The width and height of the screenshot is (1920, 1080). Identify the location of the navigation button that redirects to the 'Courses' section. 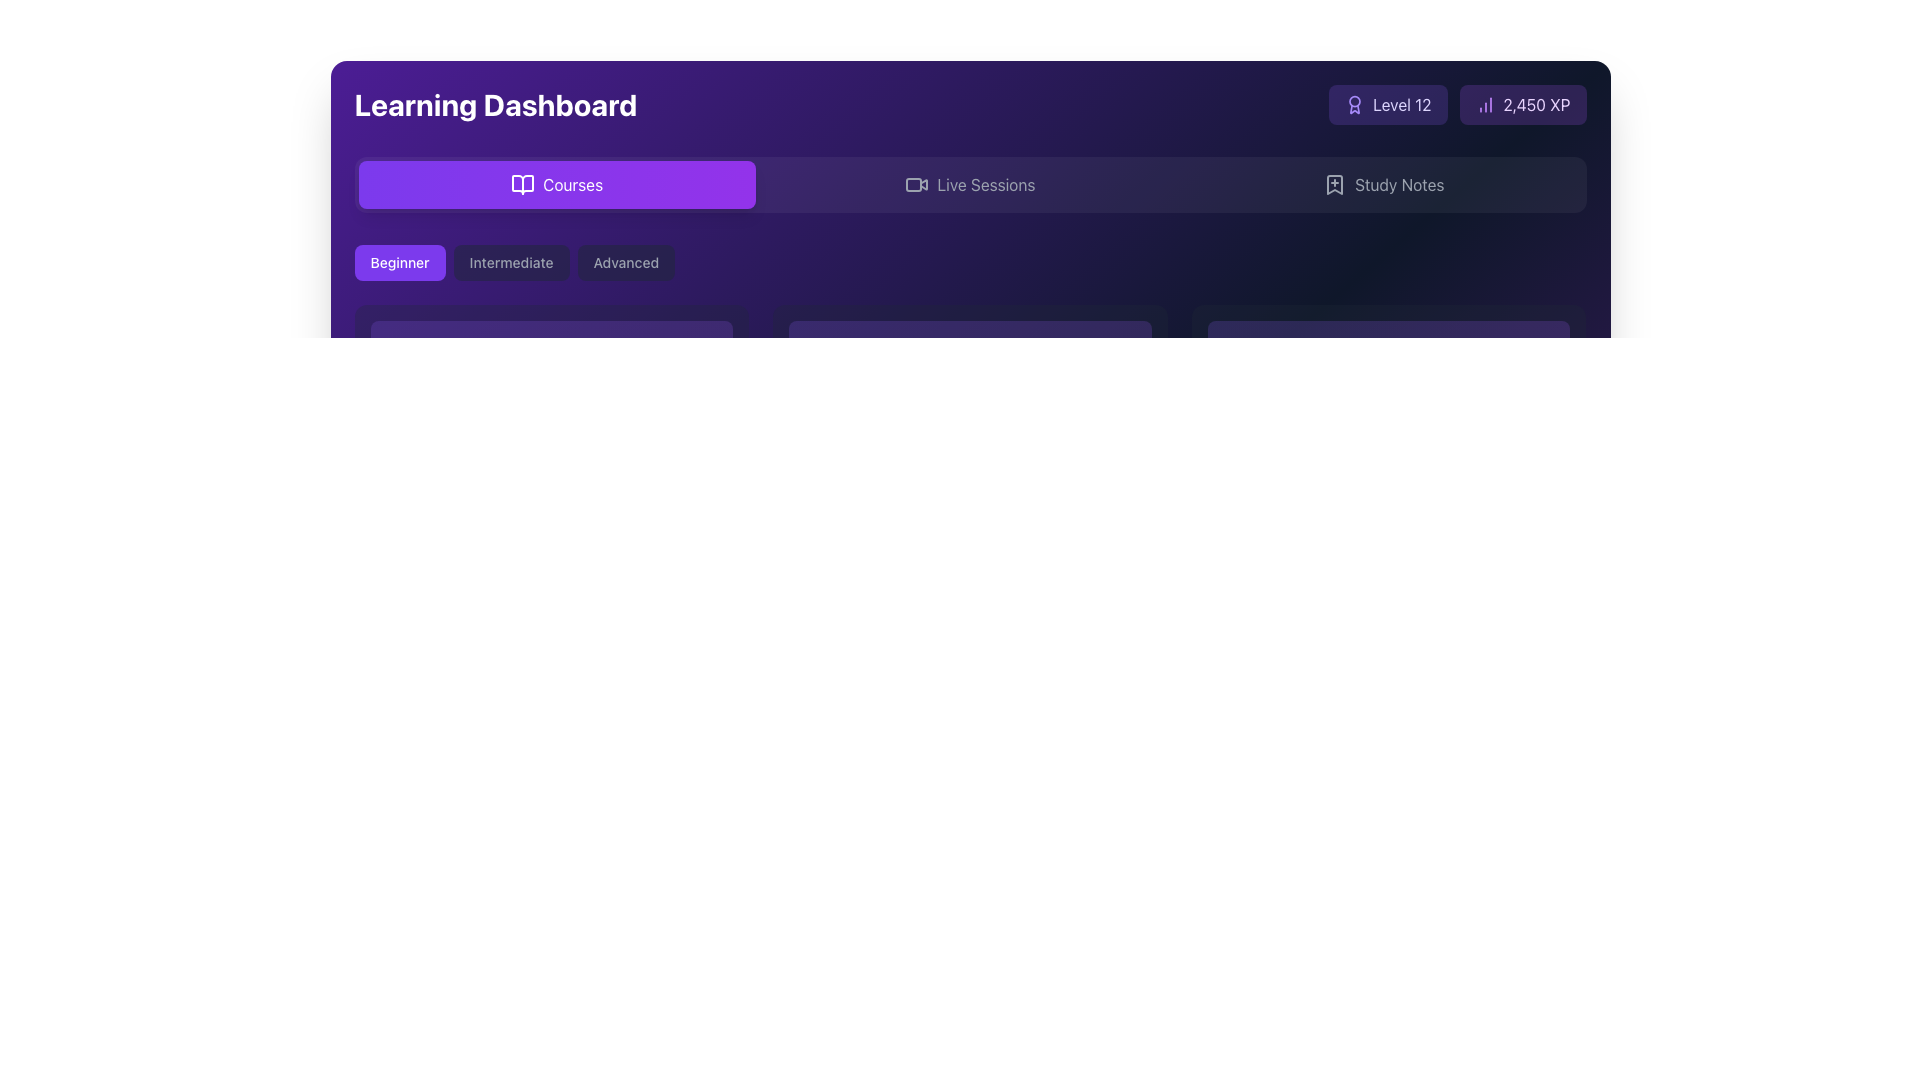
(557, 185).